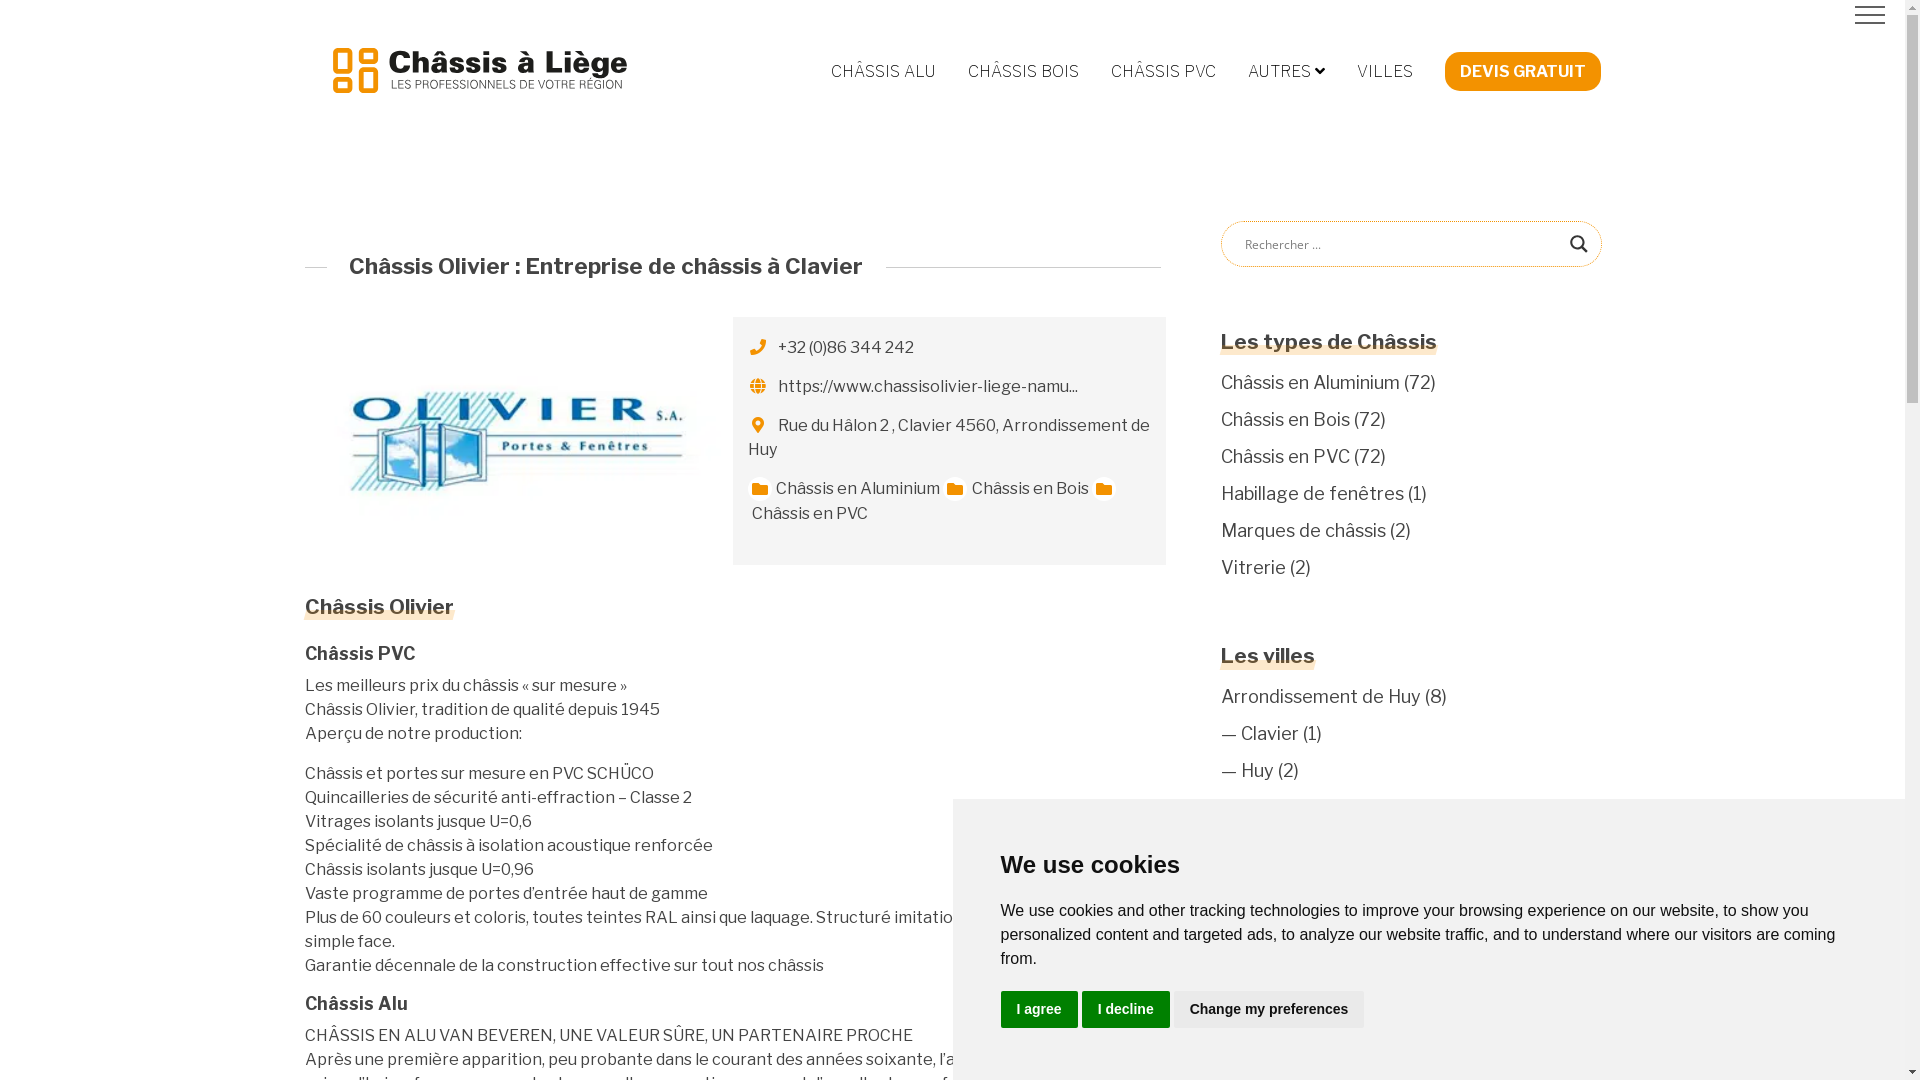 This screenshot has width=1920, height=1080. I want to click on 'I agree', so click(999, 1009).